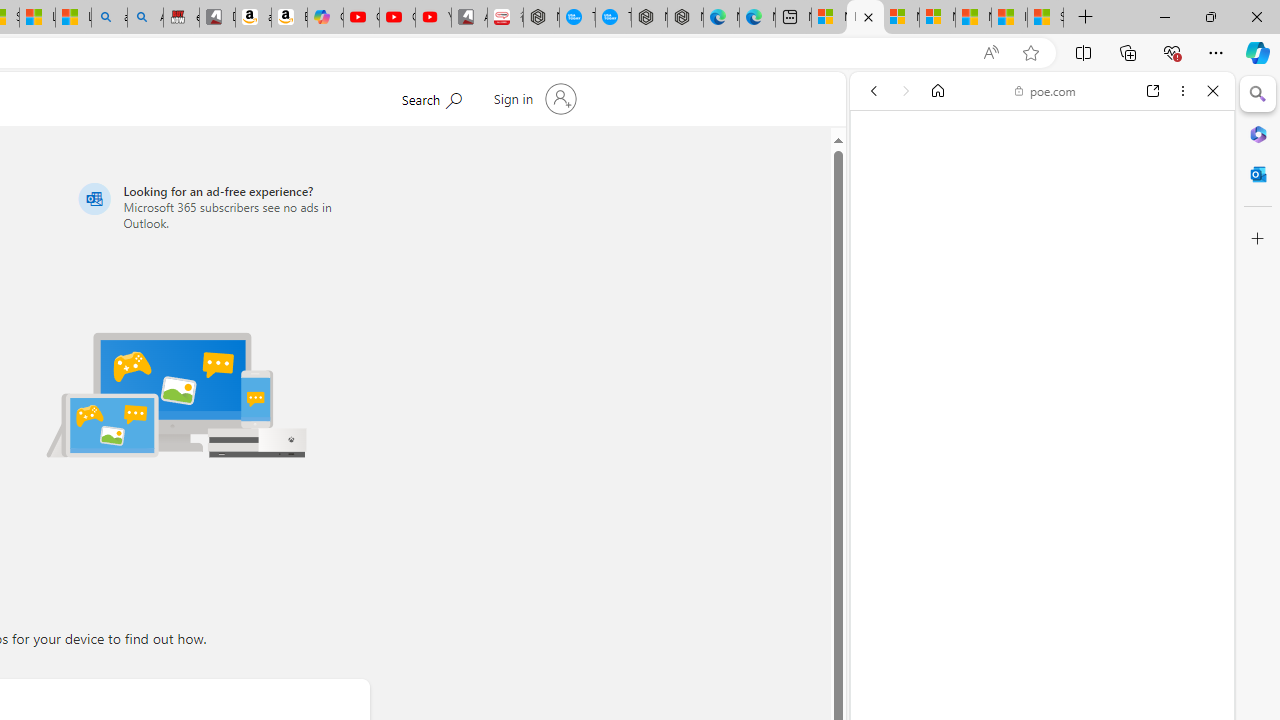 This screenshot has height=720, width=1280. What do you see at coordinates (1006, 227) in the screenshot?
I see `'VIDEOS'` at bounding box center [1006, 227].